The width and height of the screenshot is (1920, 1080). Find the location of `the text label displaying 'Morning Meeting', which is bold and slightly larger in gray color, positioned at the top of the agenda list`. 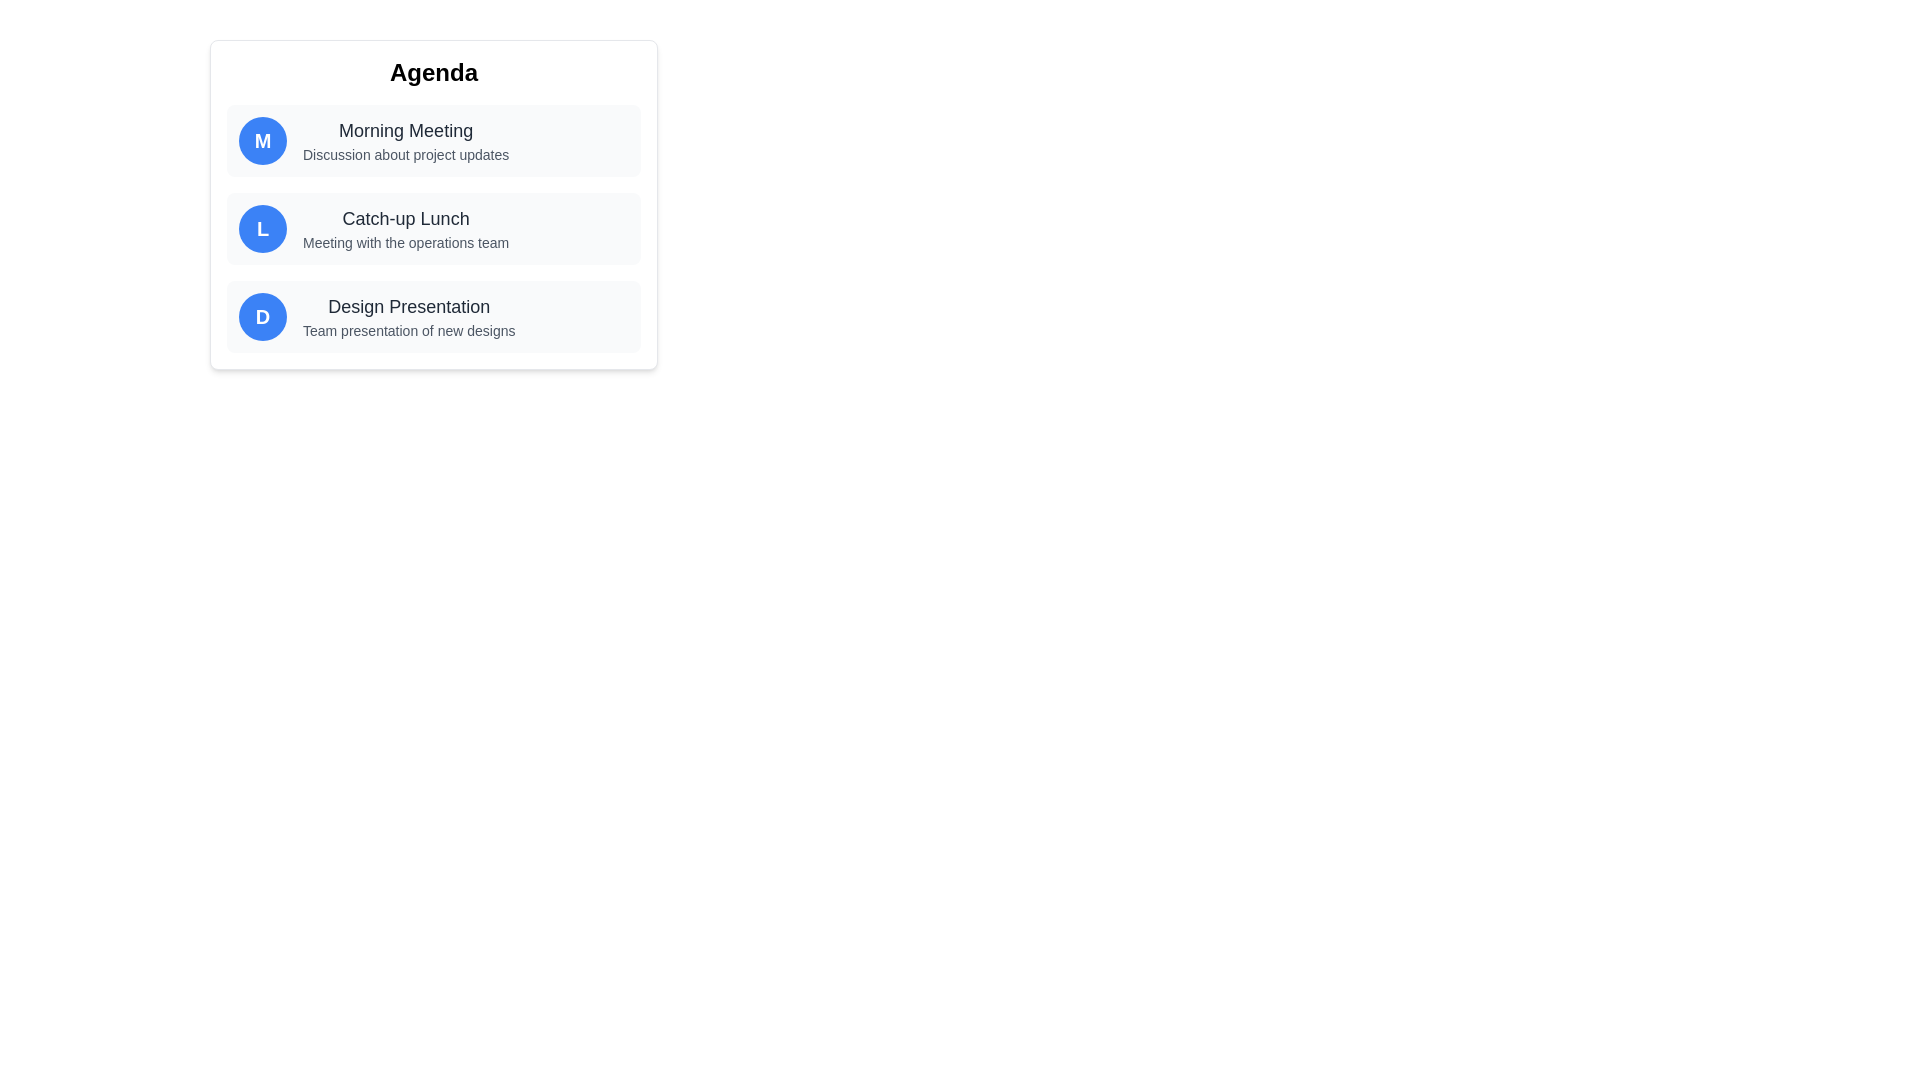

the text label displaying 'Morning Meeting', which is bold and slightly larger in gray color, positioned at the top of the agenda list is located at coordinates (405, 131).